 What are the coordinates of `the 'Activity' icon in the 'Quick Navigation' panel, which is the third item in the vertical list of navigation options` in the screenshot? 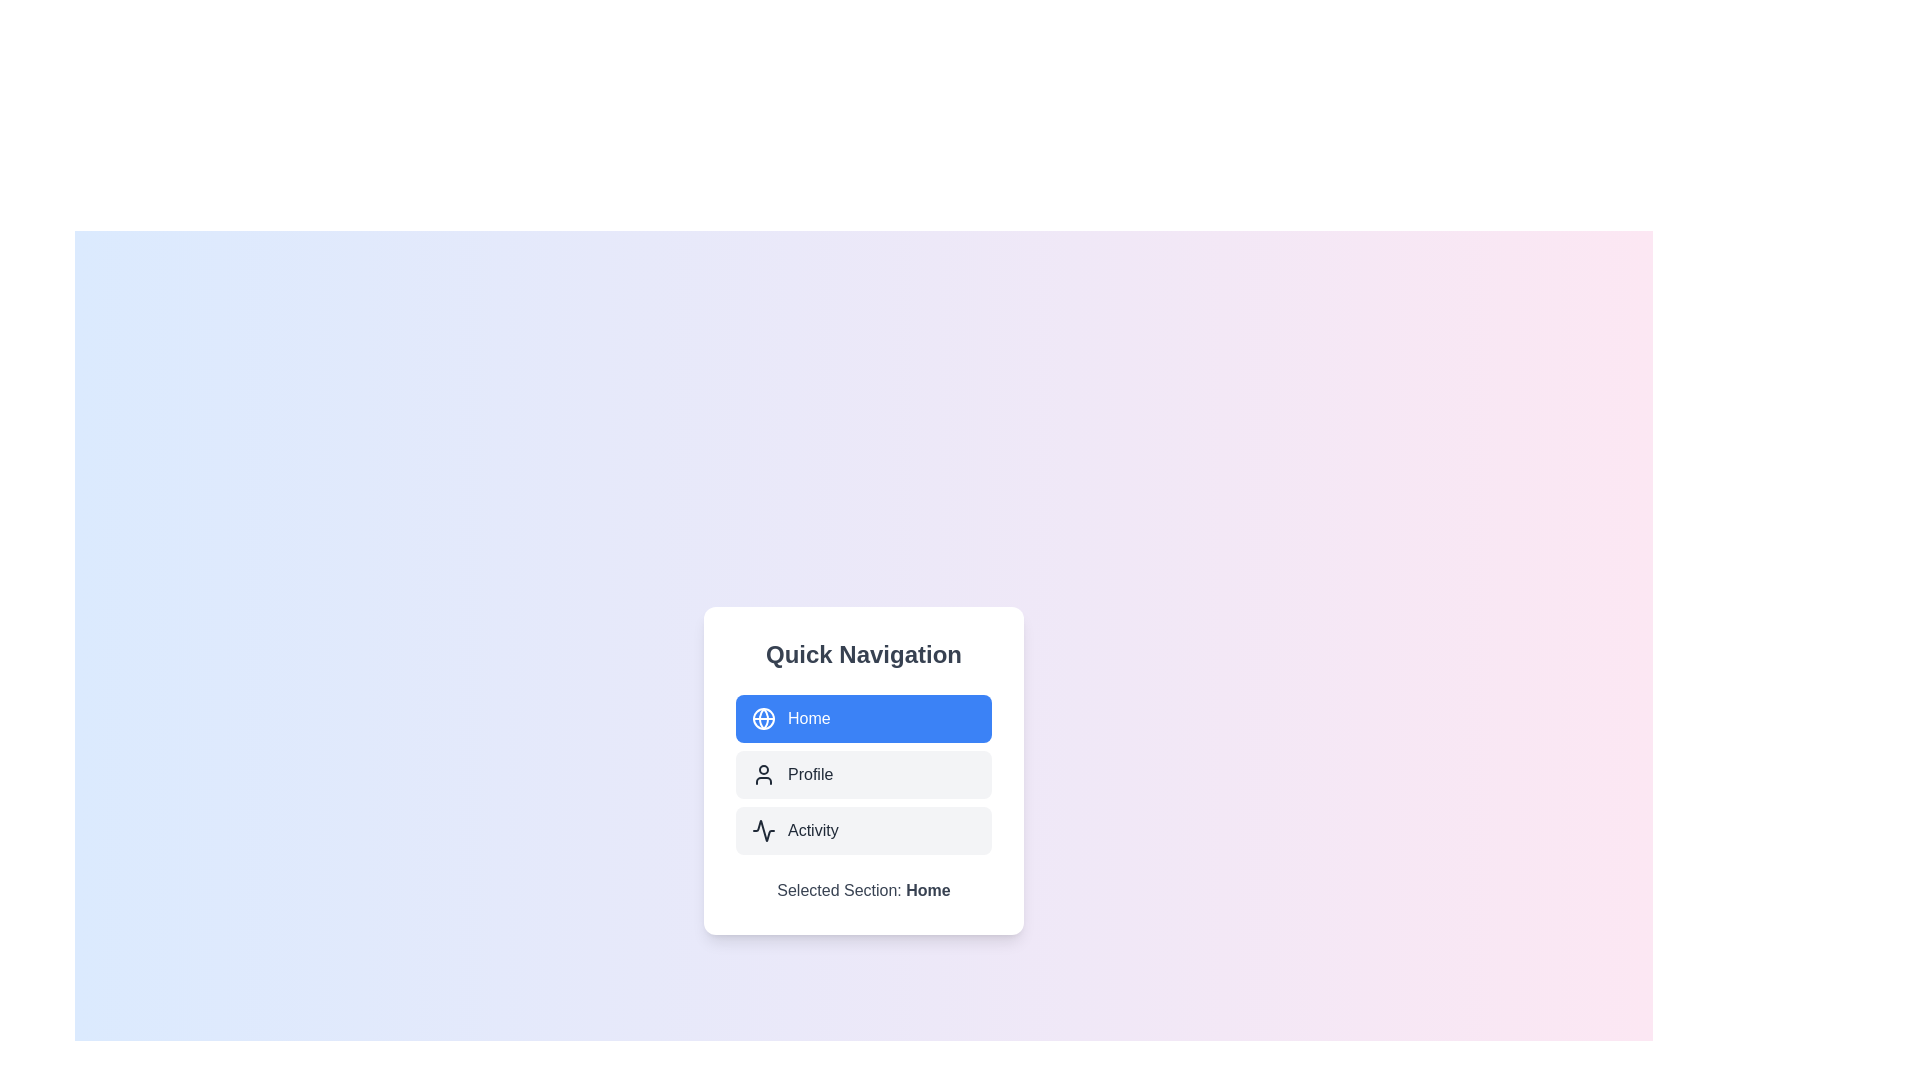 It's located at (762, 830).